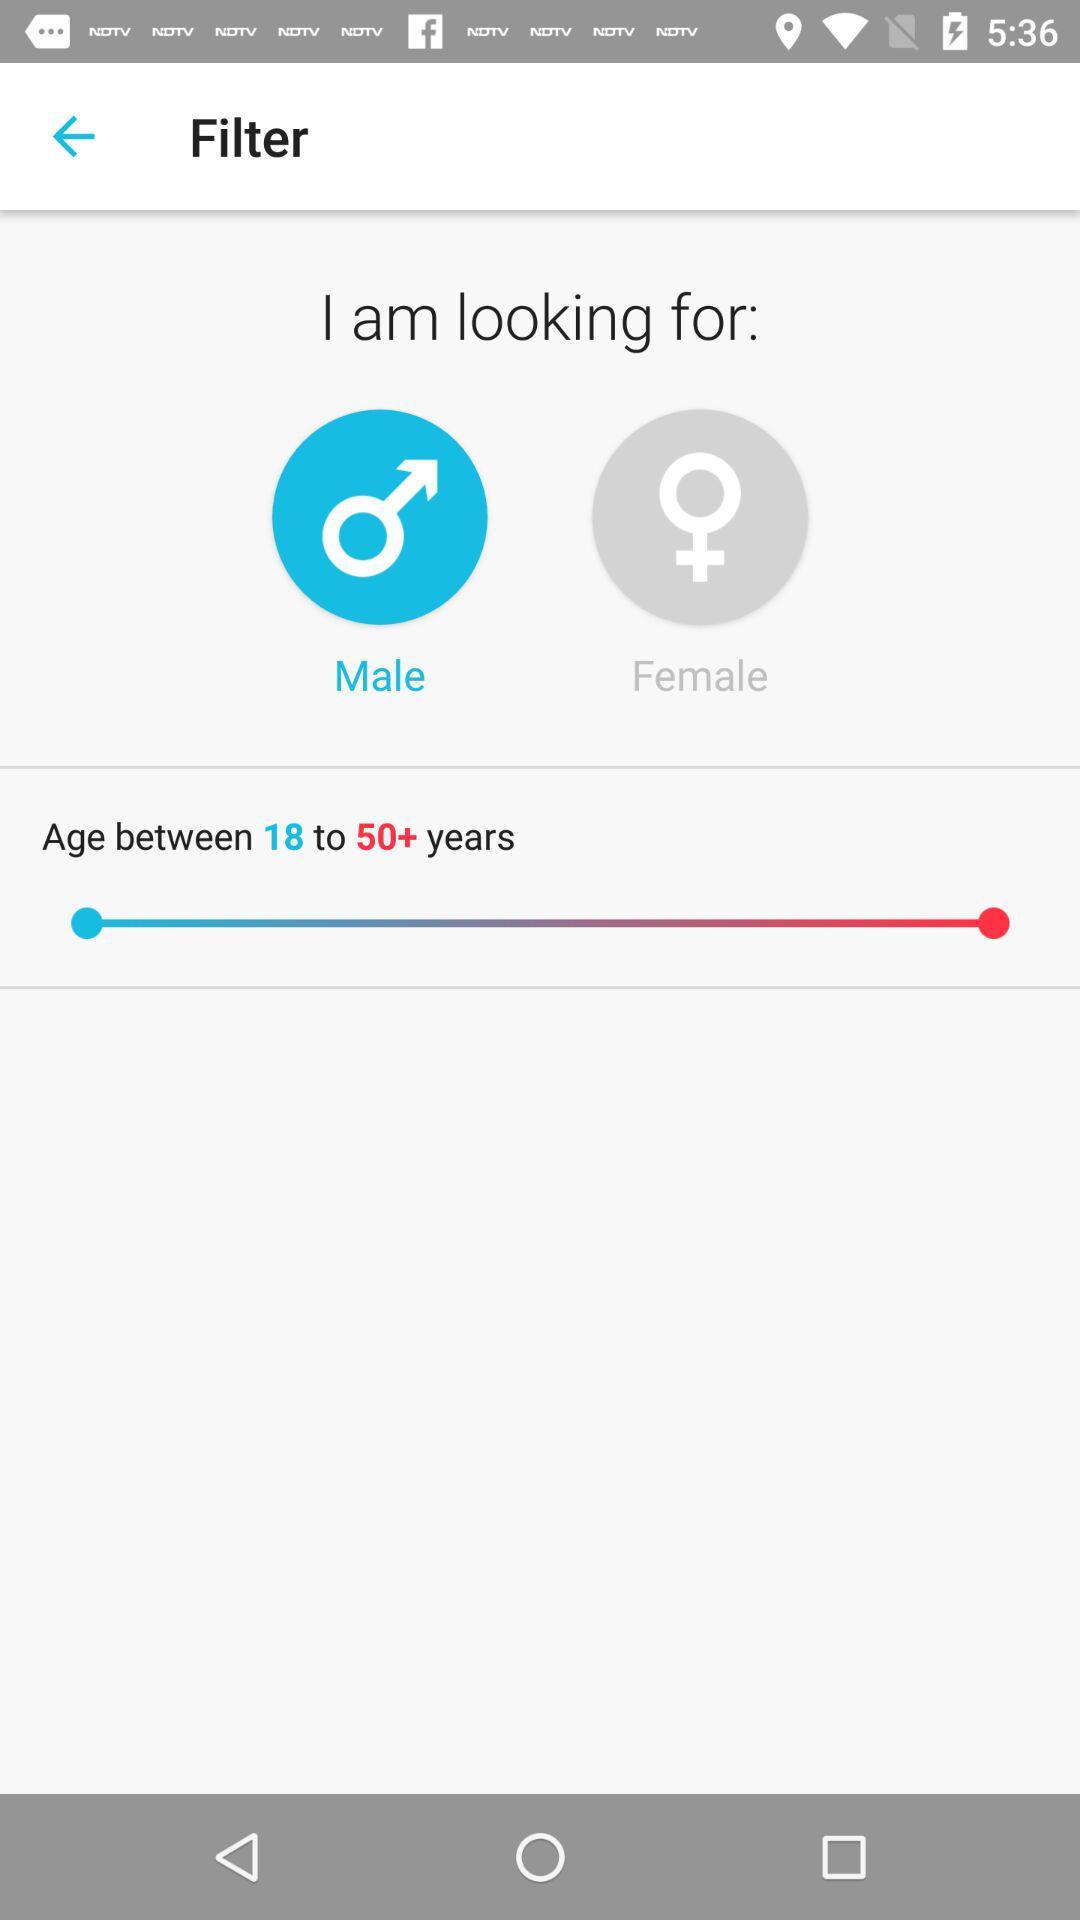 Image resolution: width=1080 pixels, height=1920 pixels. What do you see at coordinates (72, 135) in the screenshot?
I see `go back` at bounding box center [72, 135].